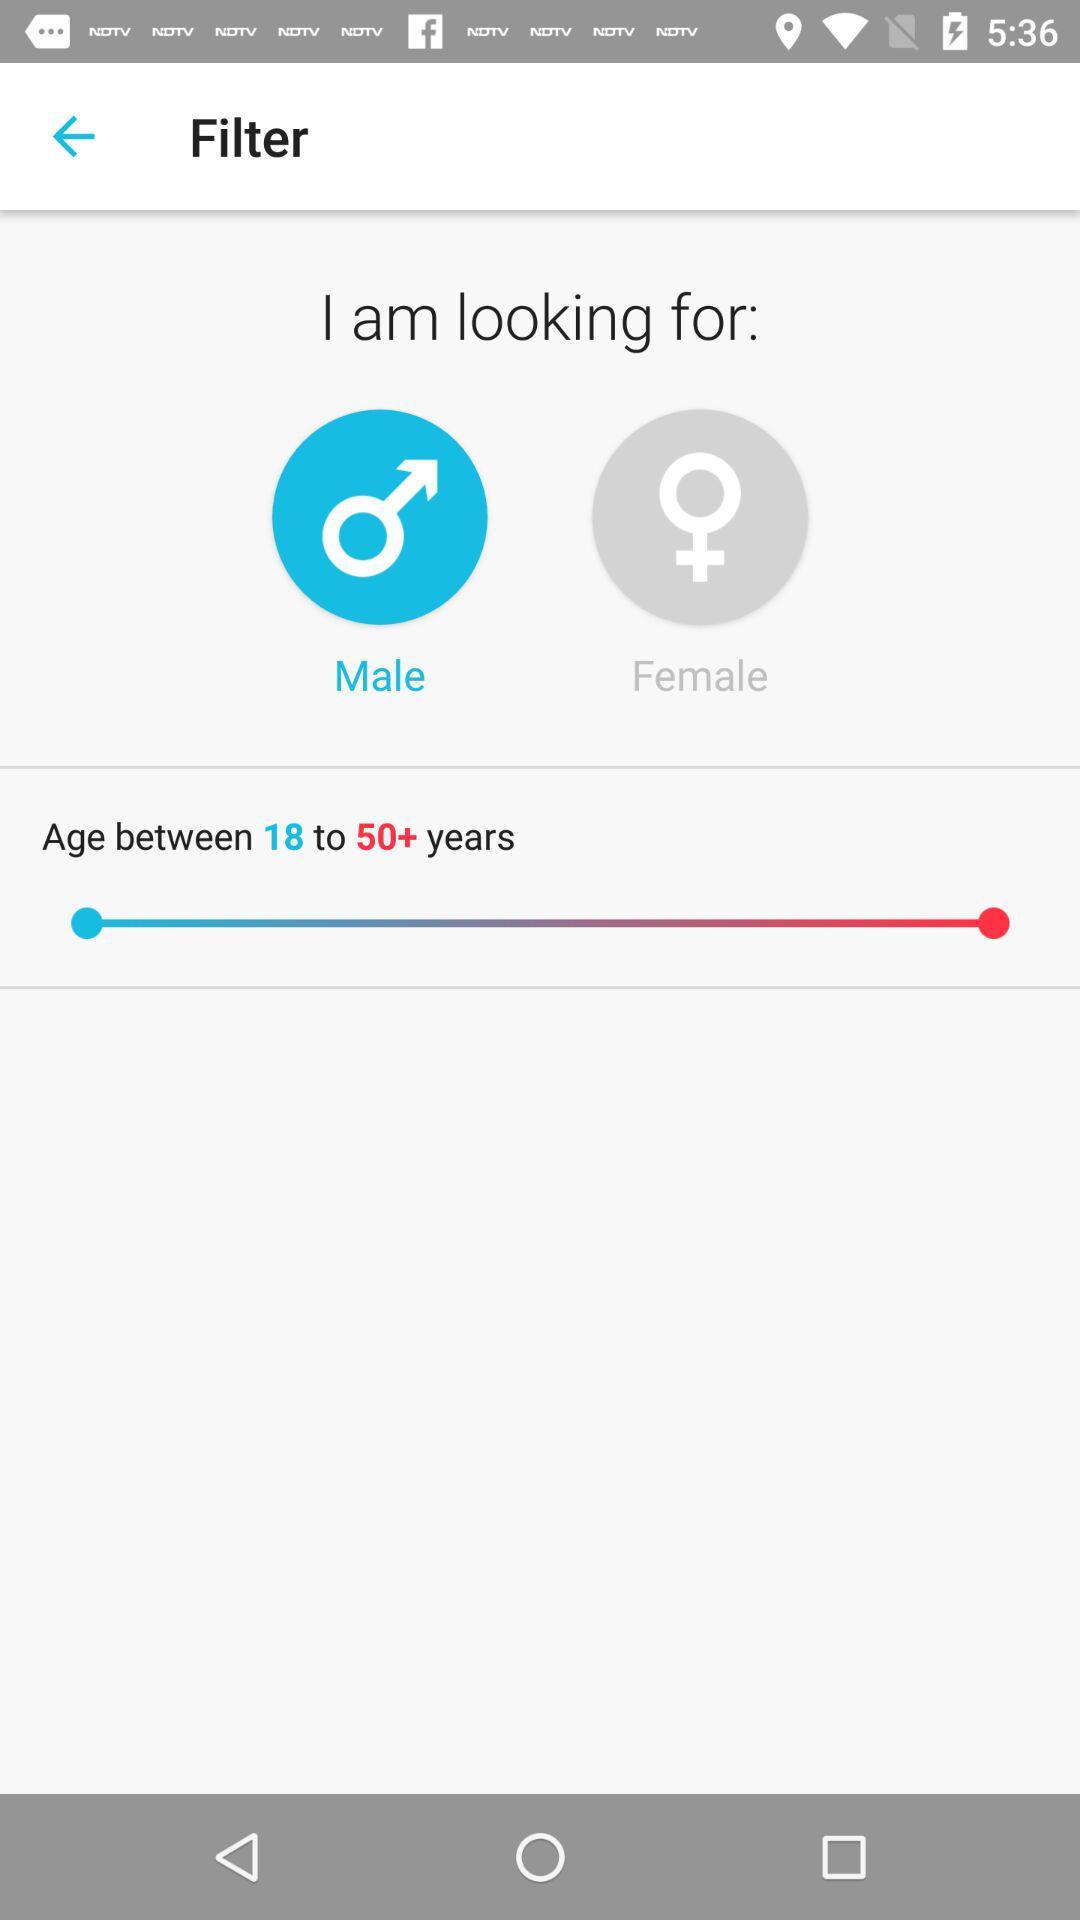 Image resolution: width=1080 pixels, height=1920 pixels. What do you see at coordinates (72, 135) in the screenshot?
I see `go back` at bounding box center [72, 135].